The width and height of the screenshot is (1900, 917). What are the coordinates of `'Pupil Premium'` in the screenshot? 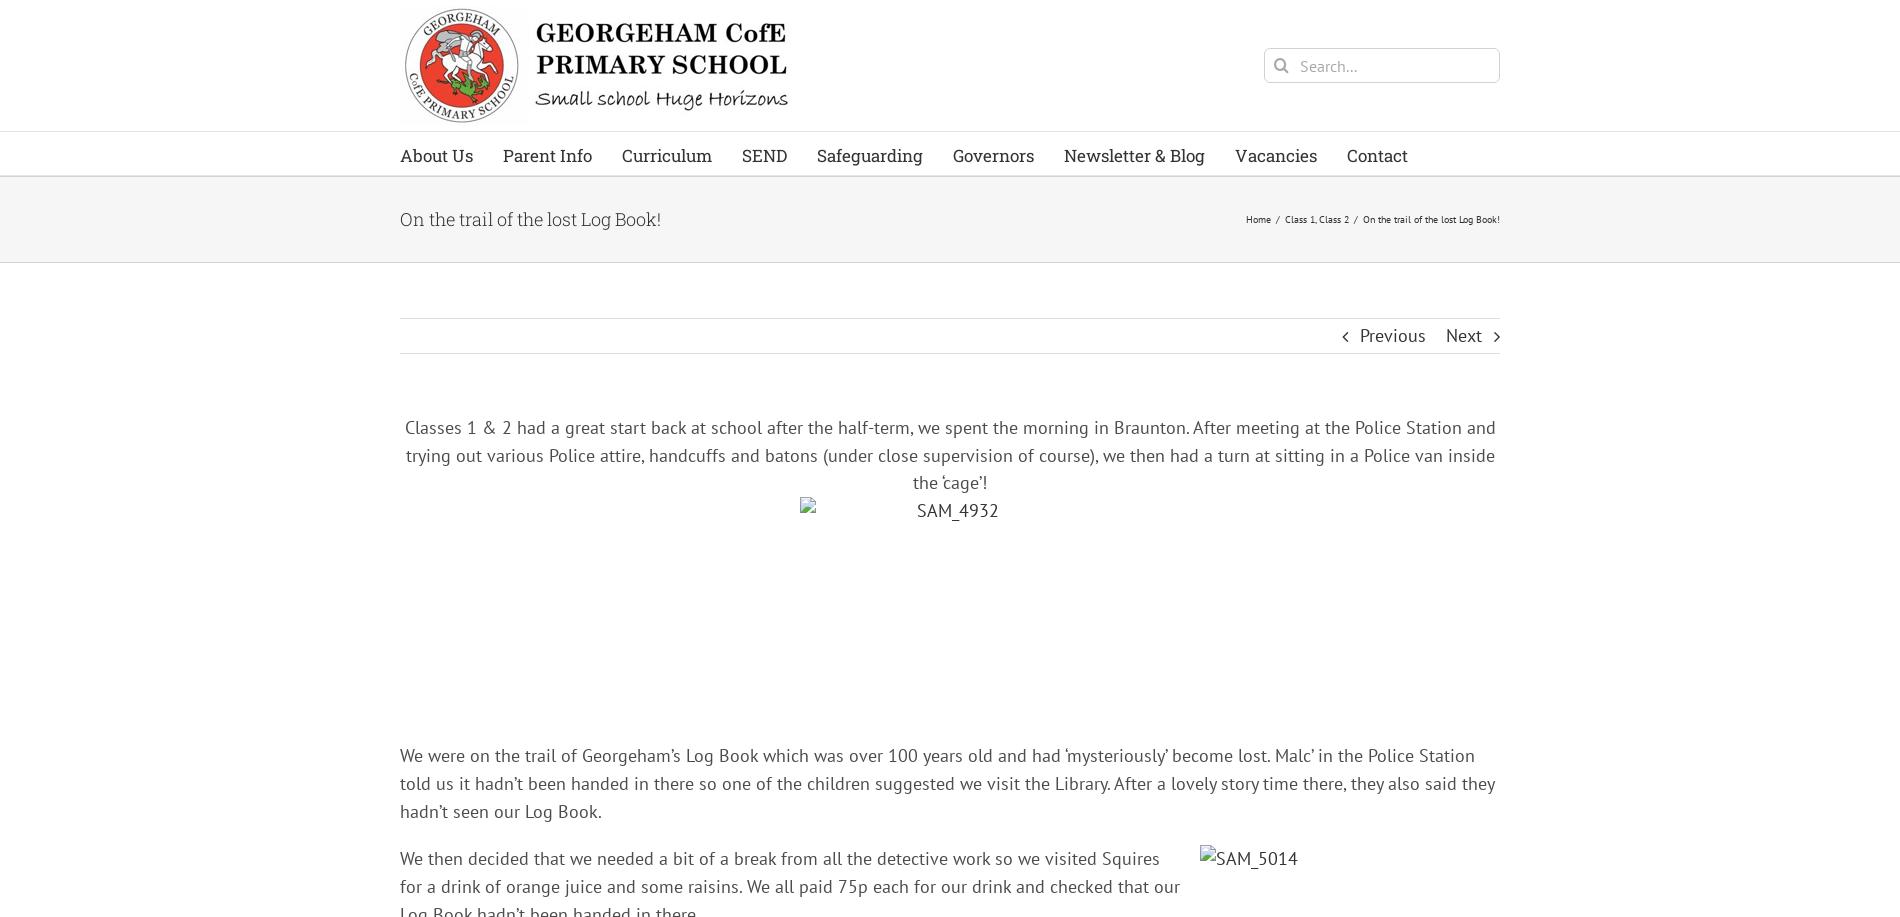 It's located at (687, 583).